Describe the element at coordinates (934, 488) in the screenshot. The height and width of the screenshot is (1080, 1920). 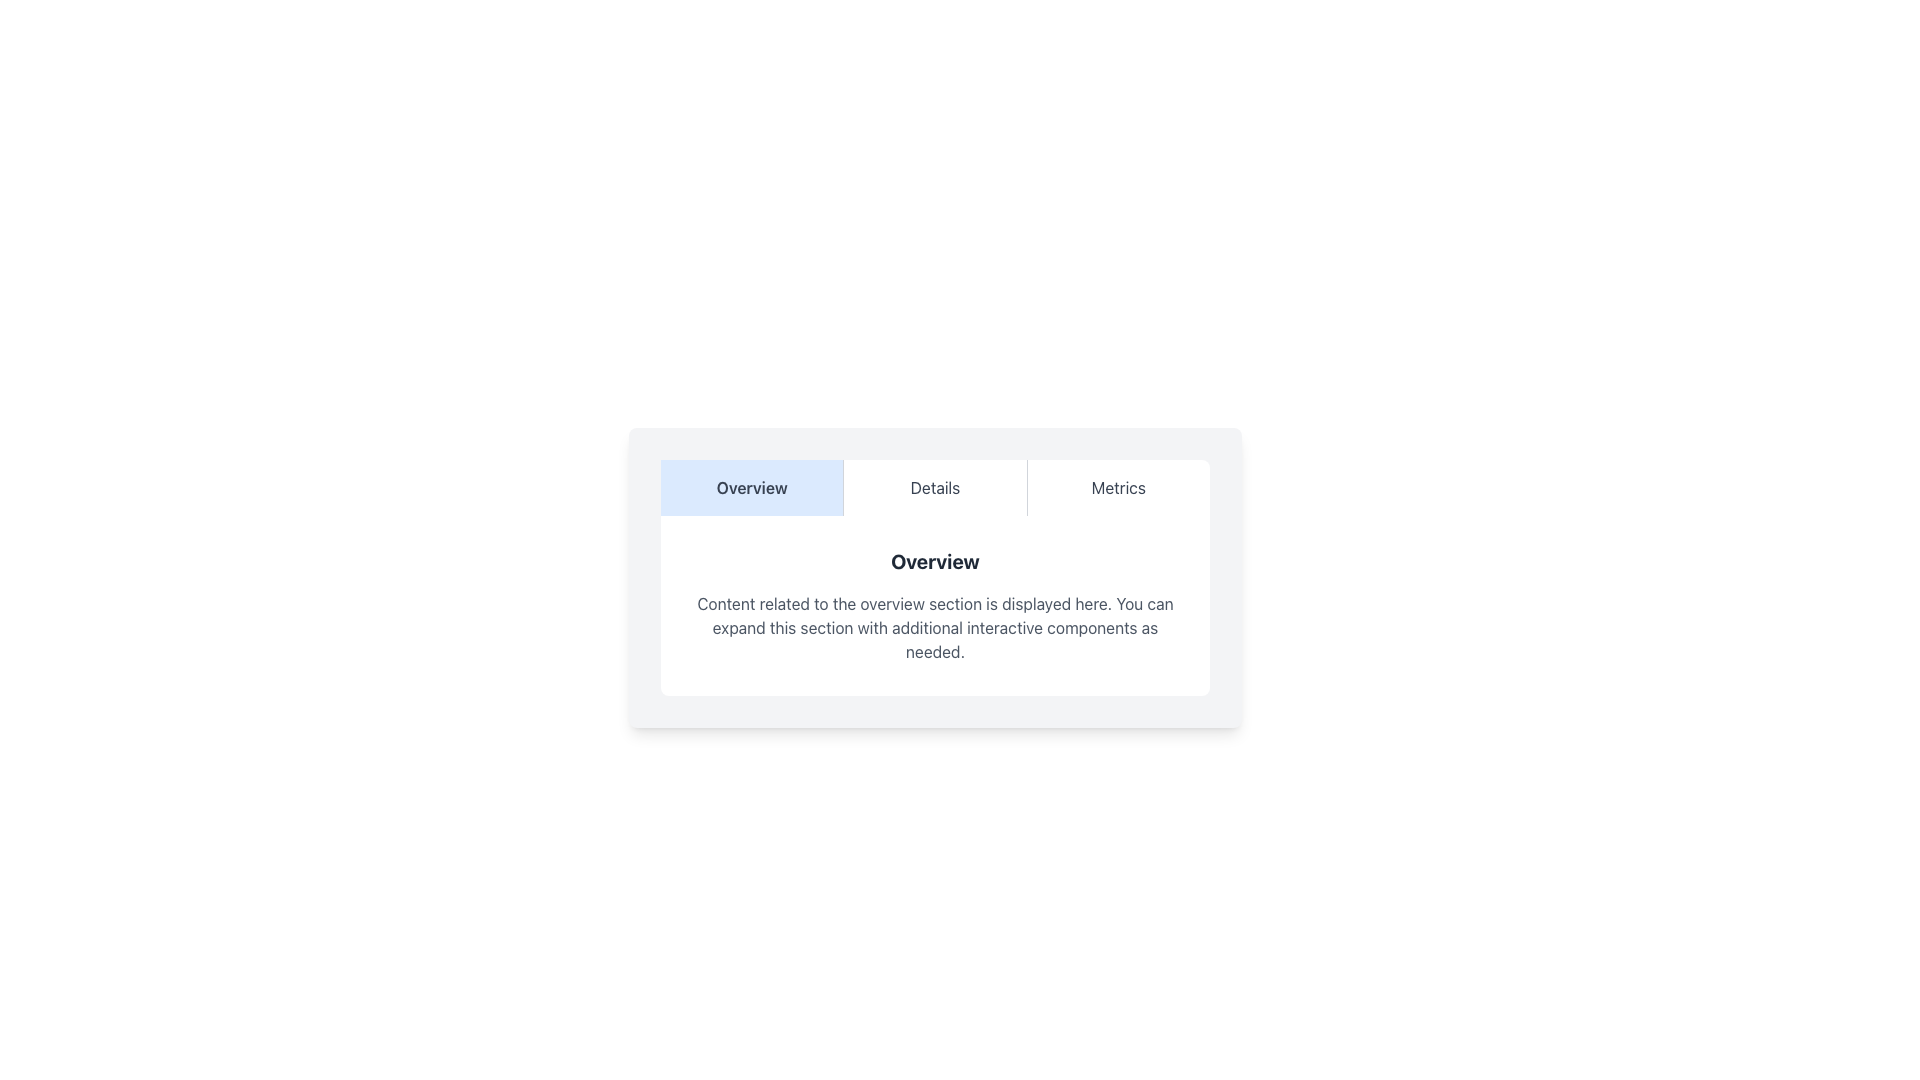
I see `the 'Details' tab, which is the middle tab of three, to trigger the hover effect` at that location.